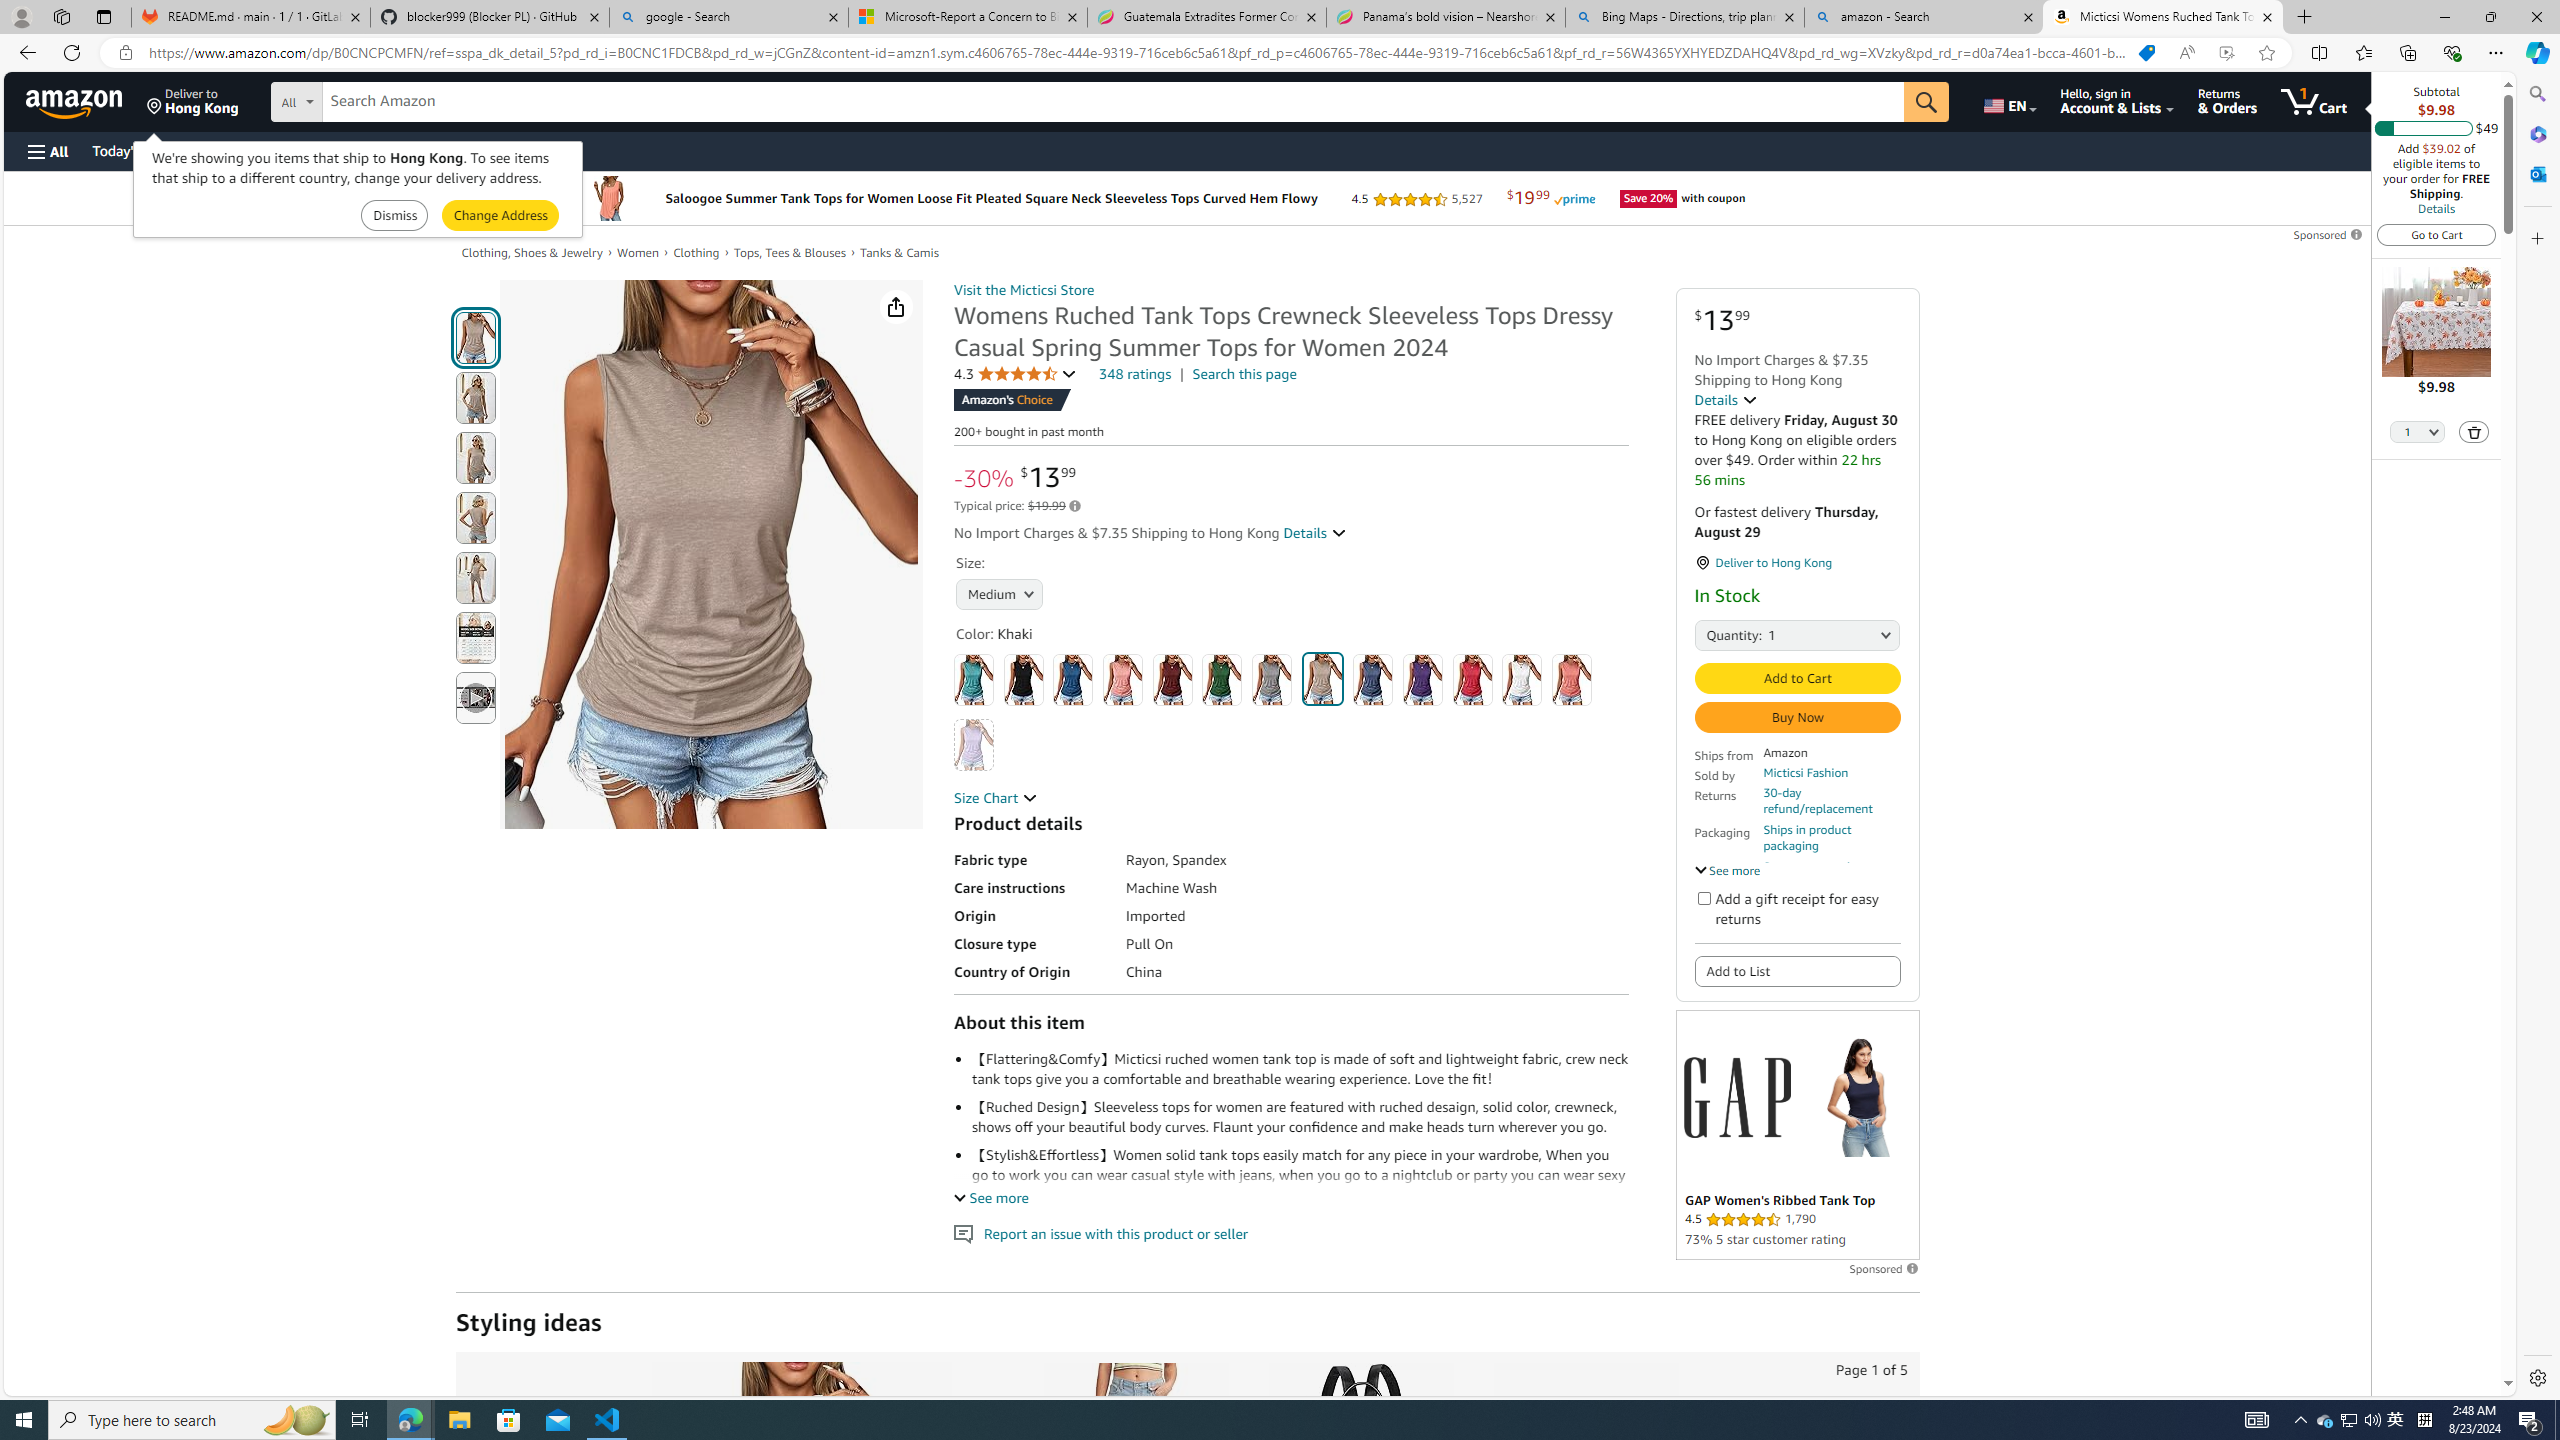  What do you see at coordinates (637, 252) in the screenshot?
I see `'Women'` at bounding box center [637, 252].